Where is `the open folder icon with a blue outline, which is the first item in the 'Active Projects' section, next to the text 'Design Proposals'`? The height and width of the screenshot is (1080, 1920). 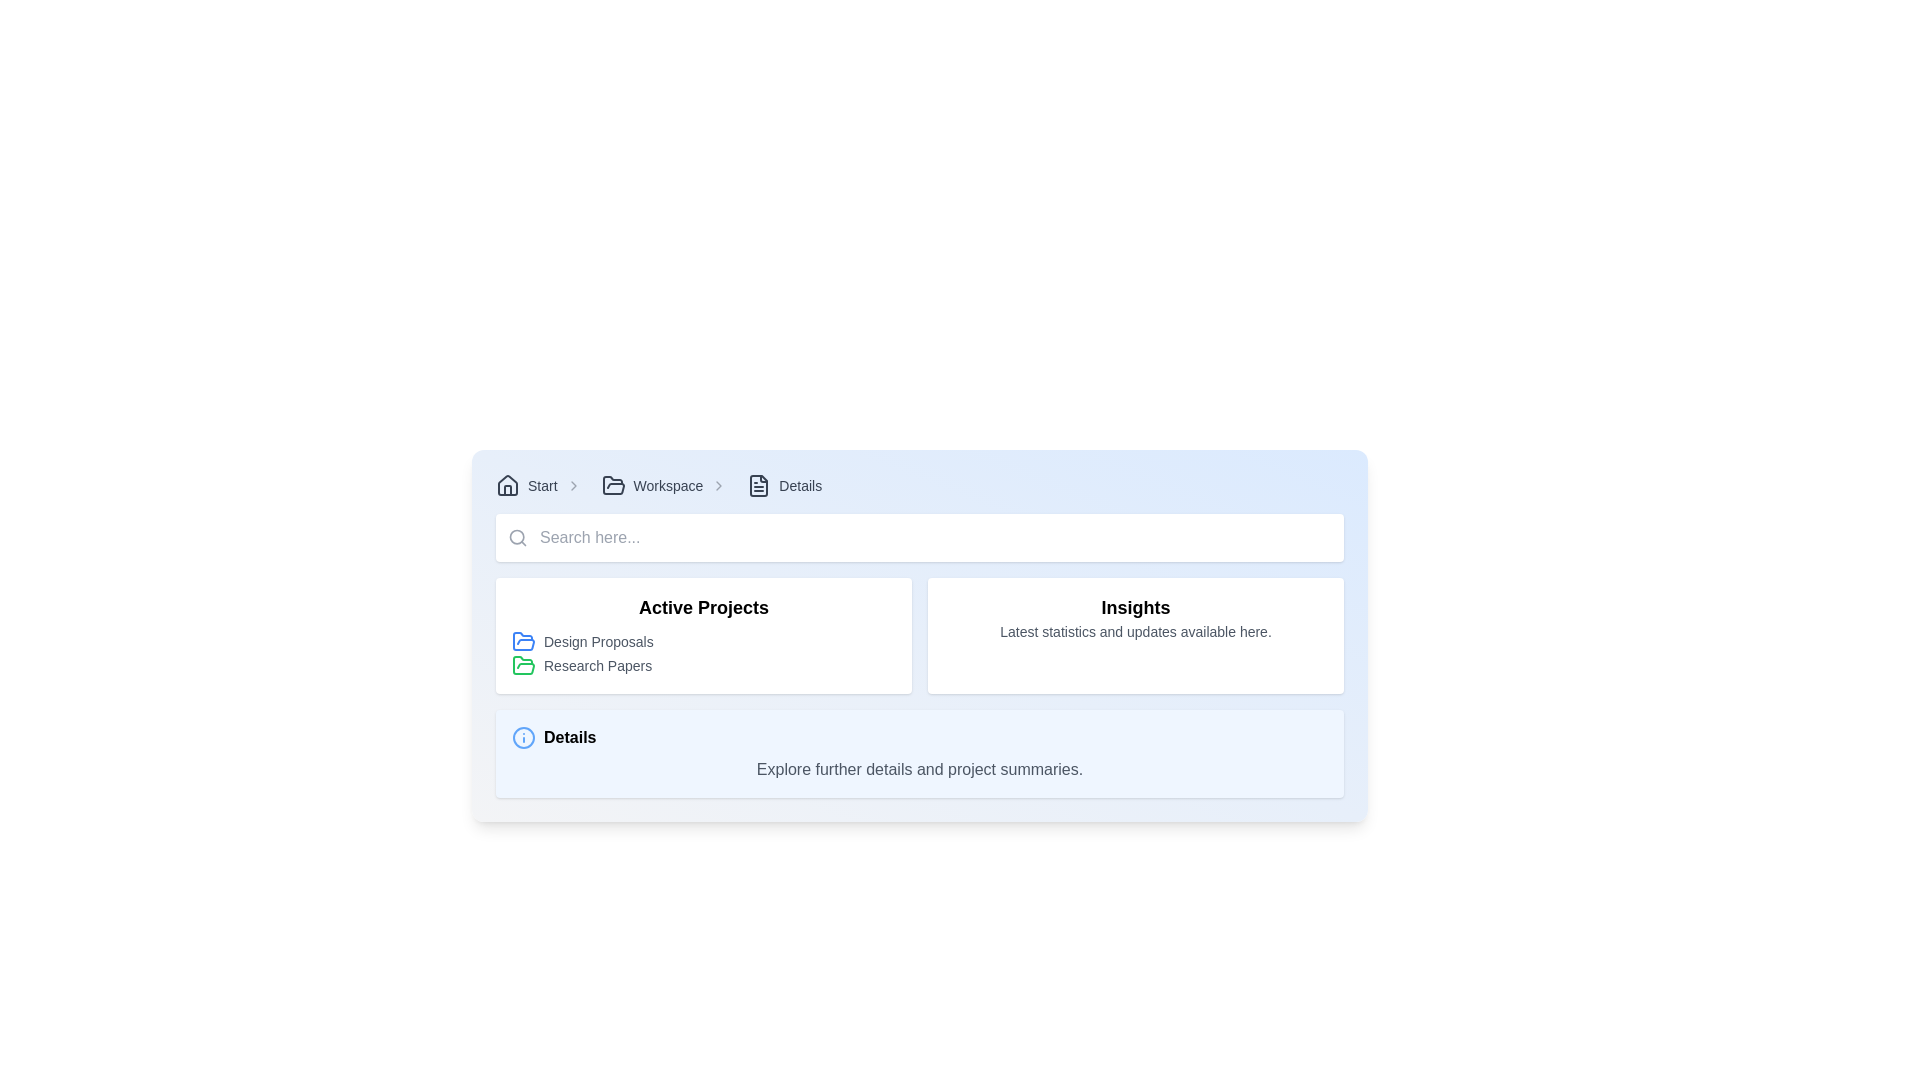 the open folder icon with a blue outline, which is the first item in the 'Active Projects' section, next to the text 'Design Proposals' is located at coordinates (523, 641).